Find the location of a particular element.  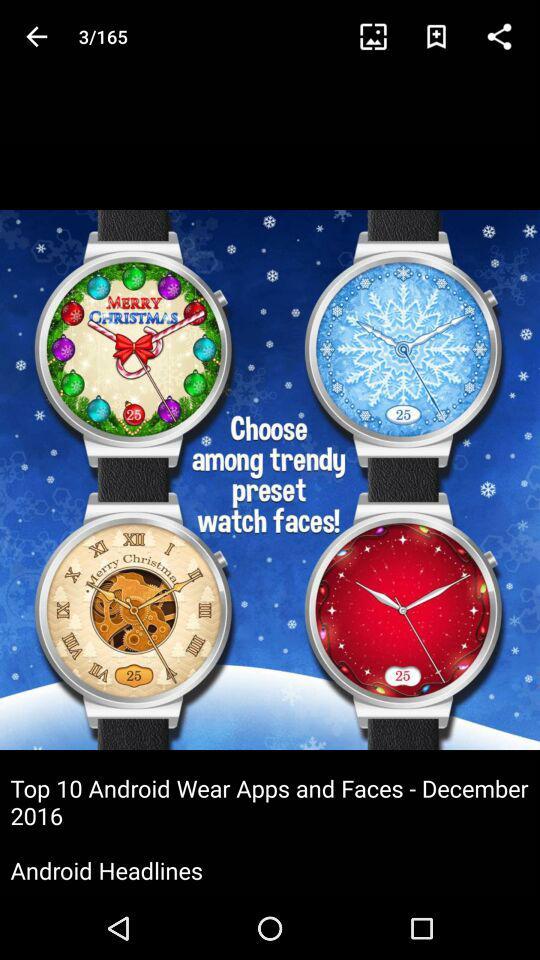

the arrow_backward icon is located at coordinates (36, 35).